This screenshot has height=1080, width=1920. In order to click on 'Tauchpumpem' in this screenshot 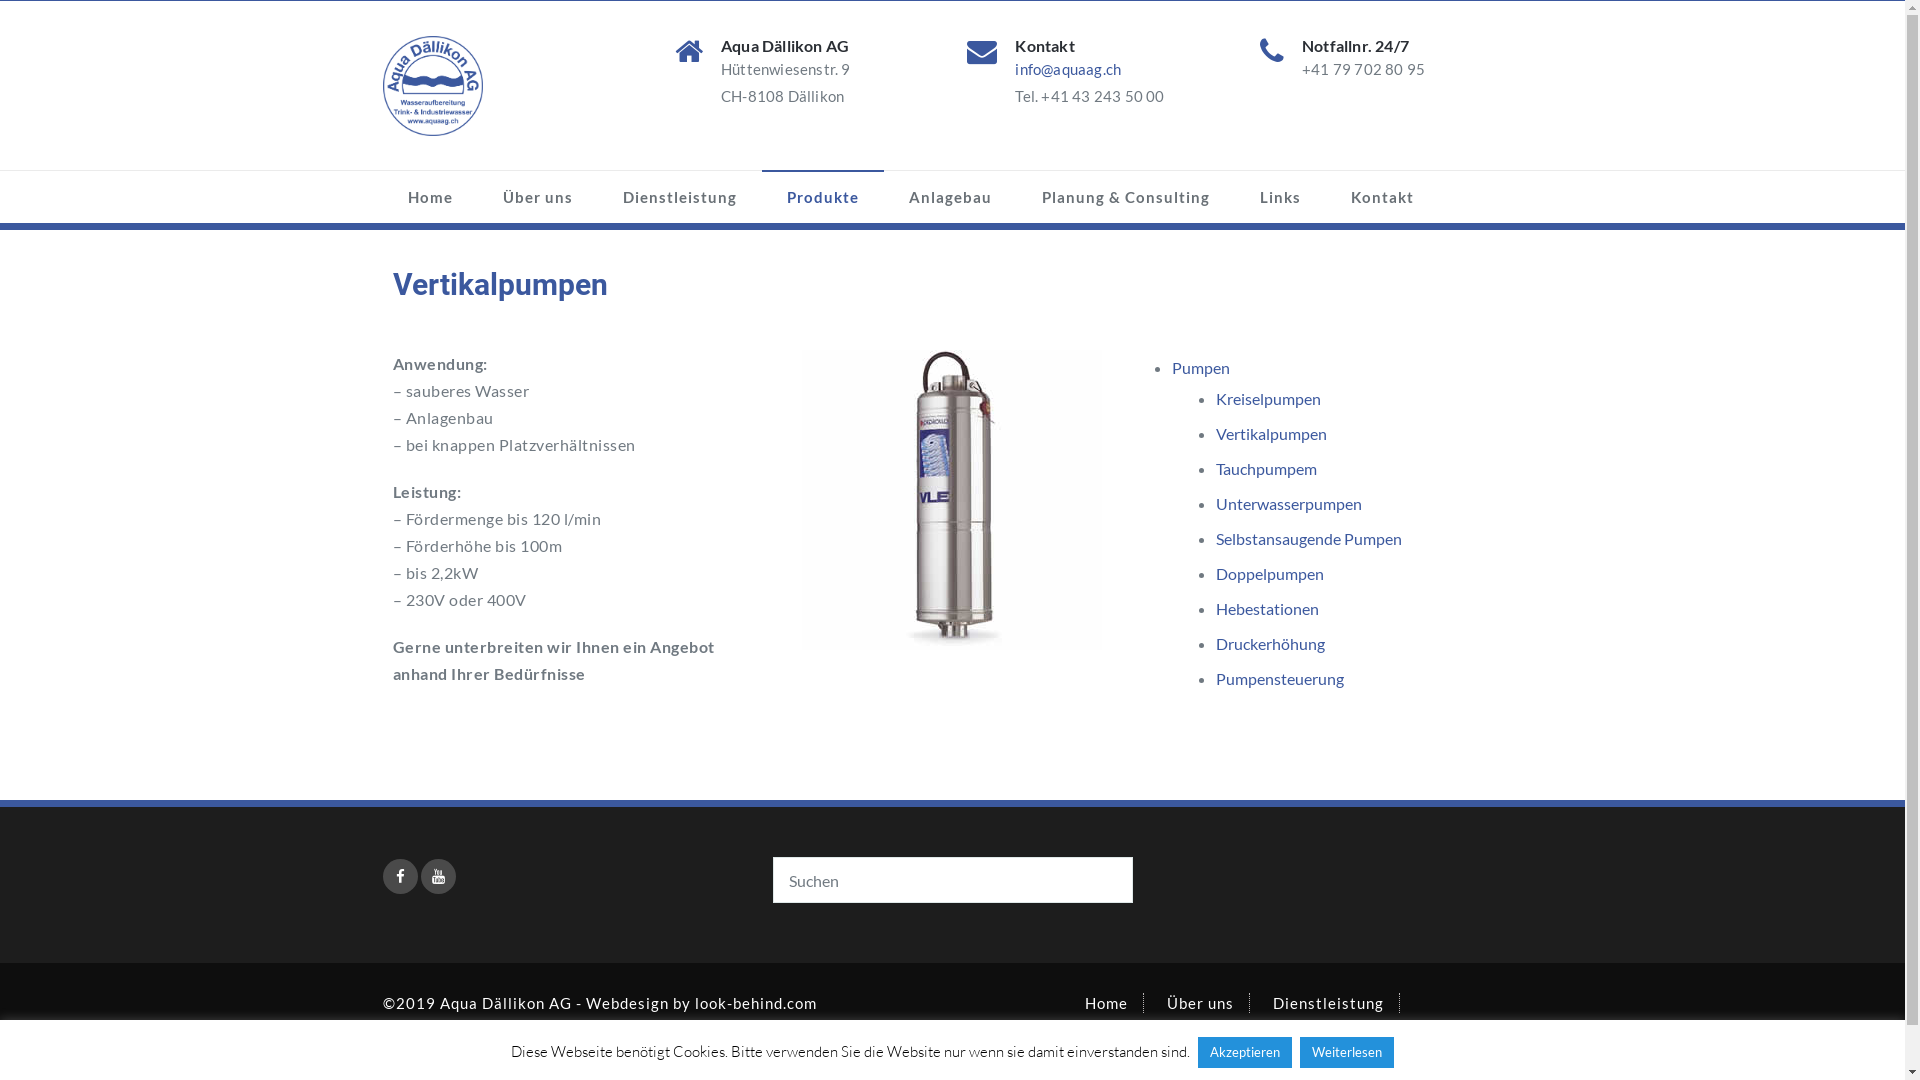, I will do `click(1265, 468)`.